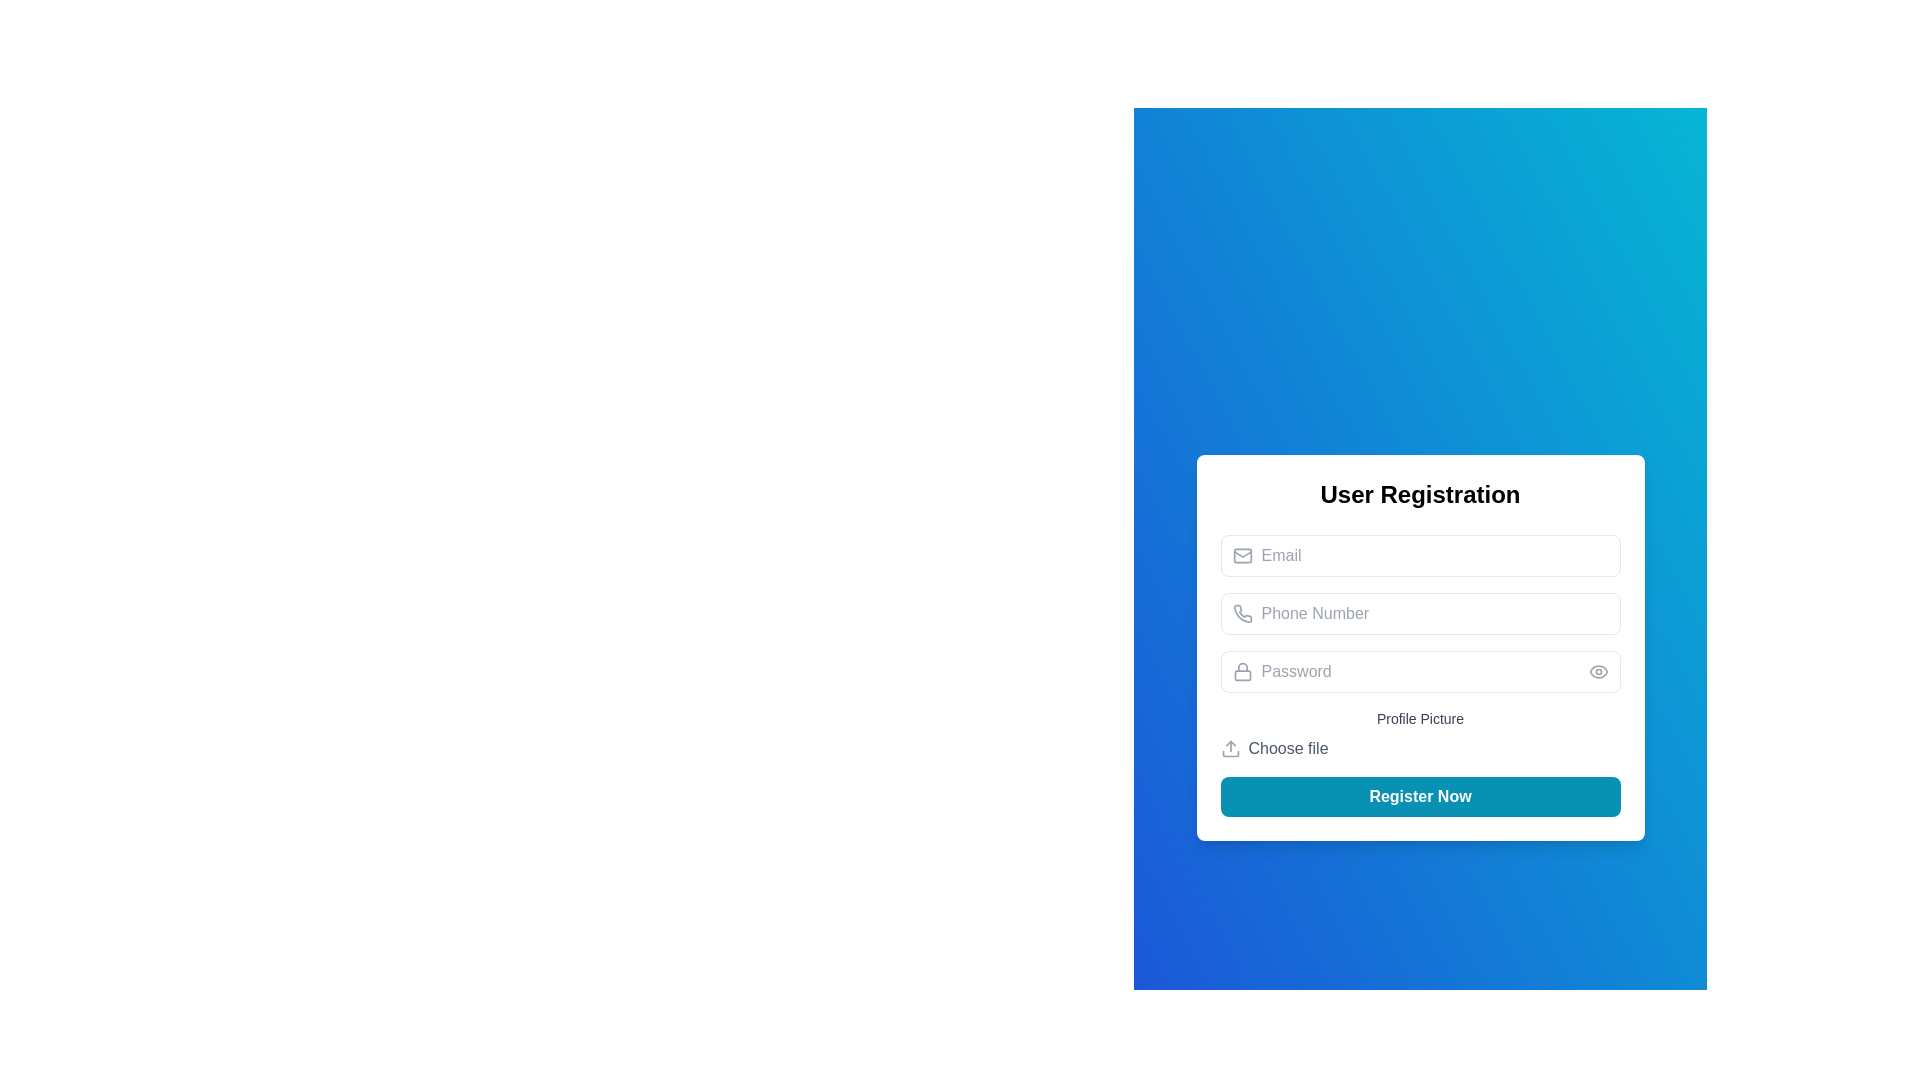  Describe the element at coordinates (1419, 494) in the screenshot. I see `the bold, centrally aligned header text 'User Registration' located at the top of a white panel above a form section` at that location.